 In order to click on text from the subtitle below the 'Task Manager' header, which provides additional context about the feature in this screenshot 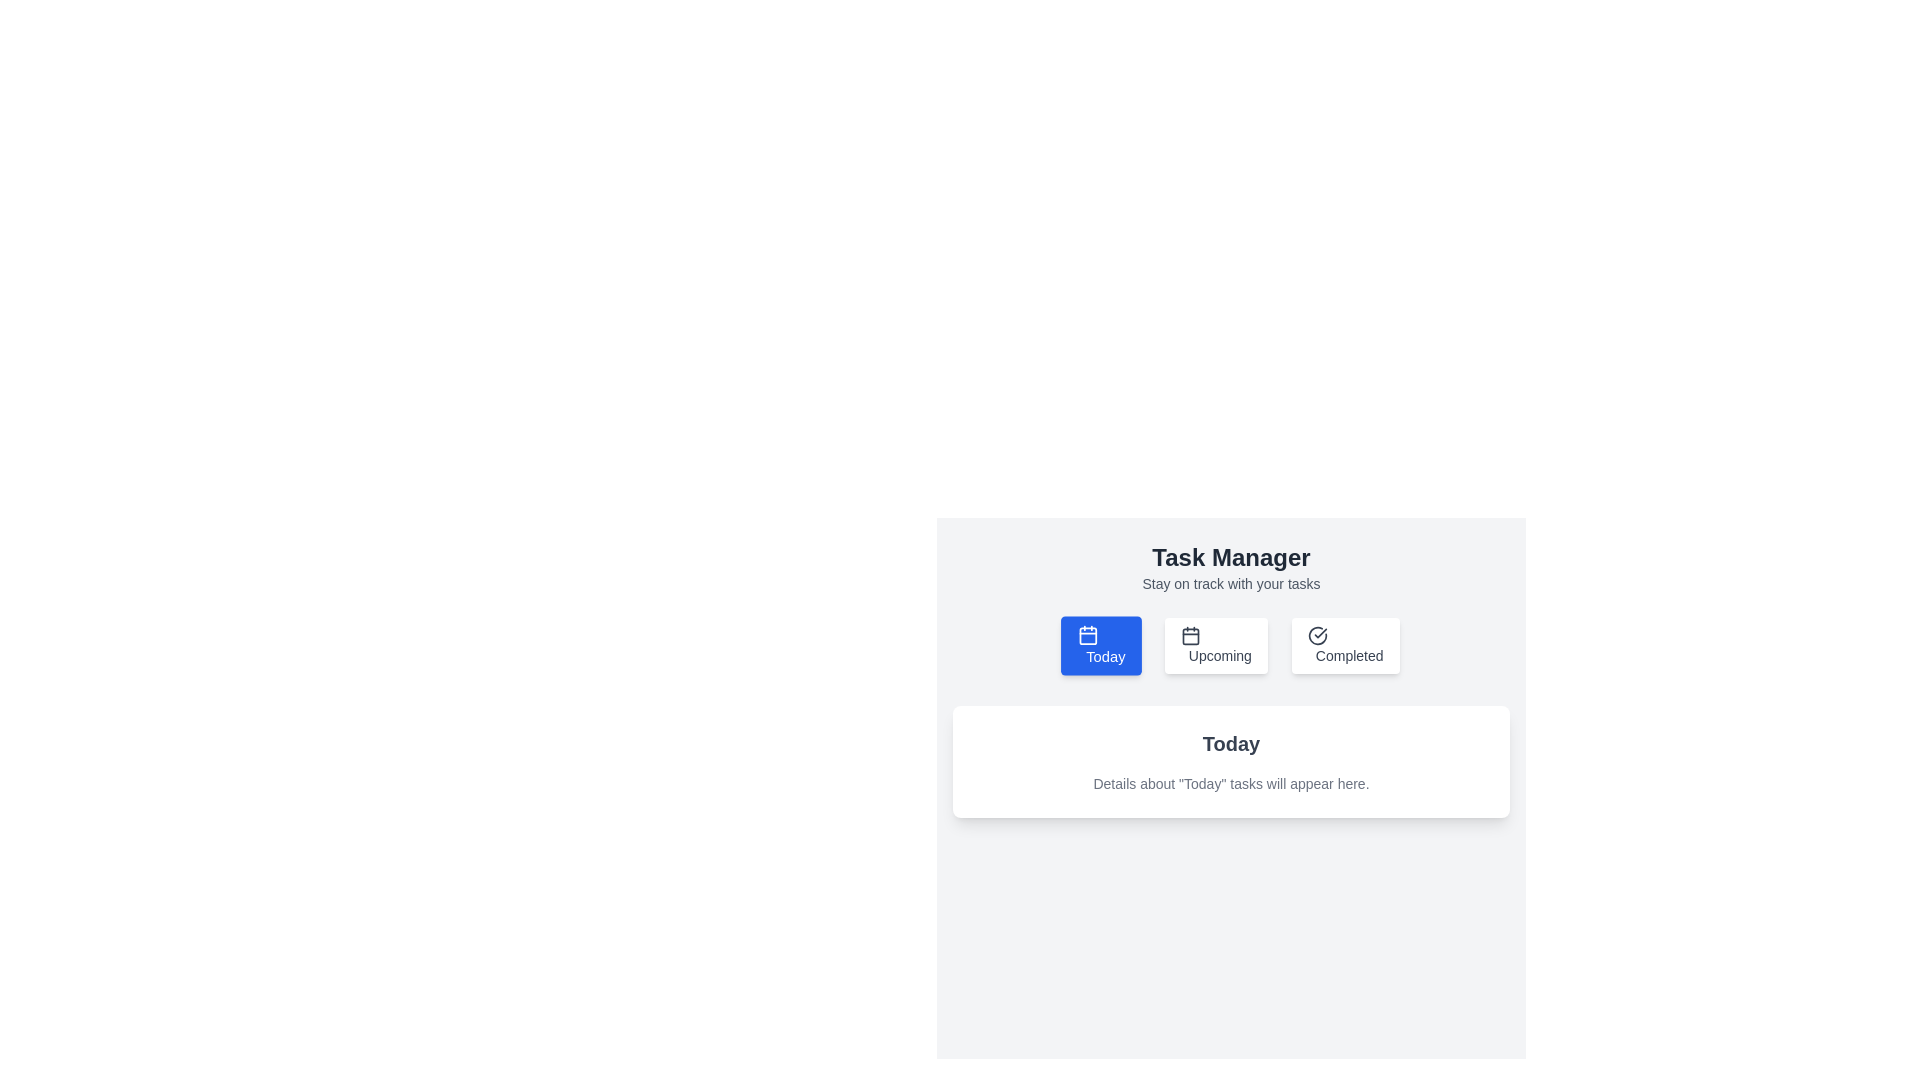, I will do `click(1230, 583)`.